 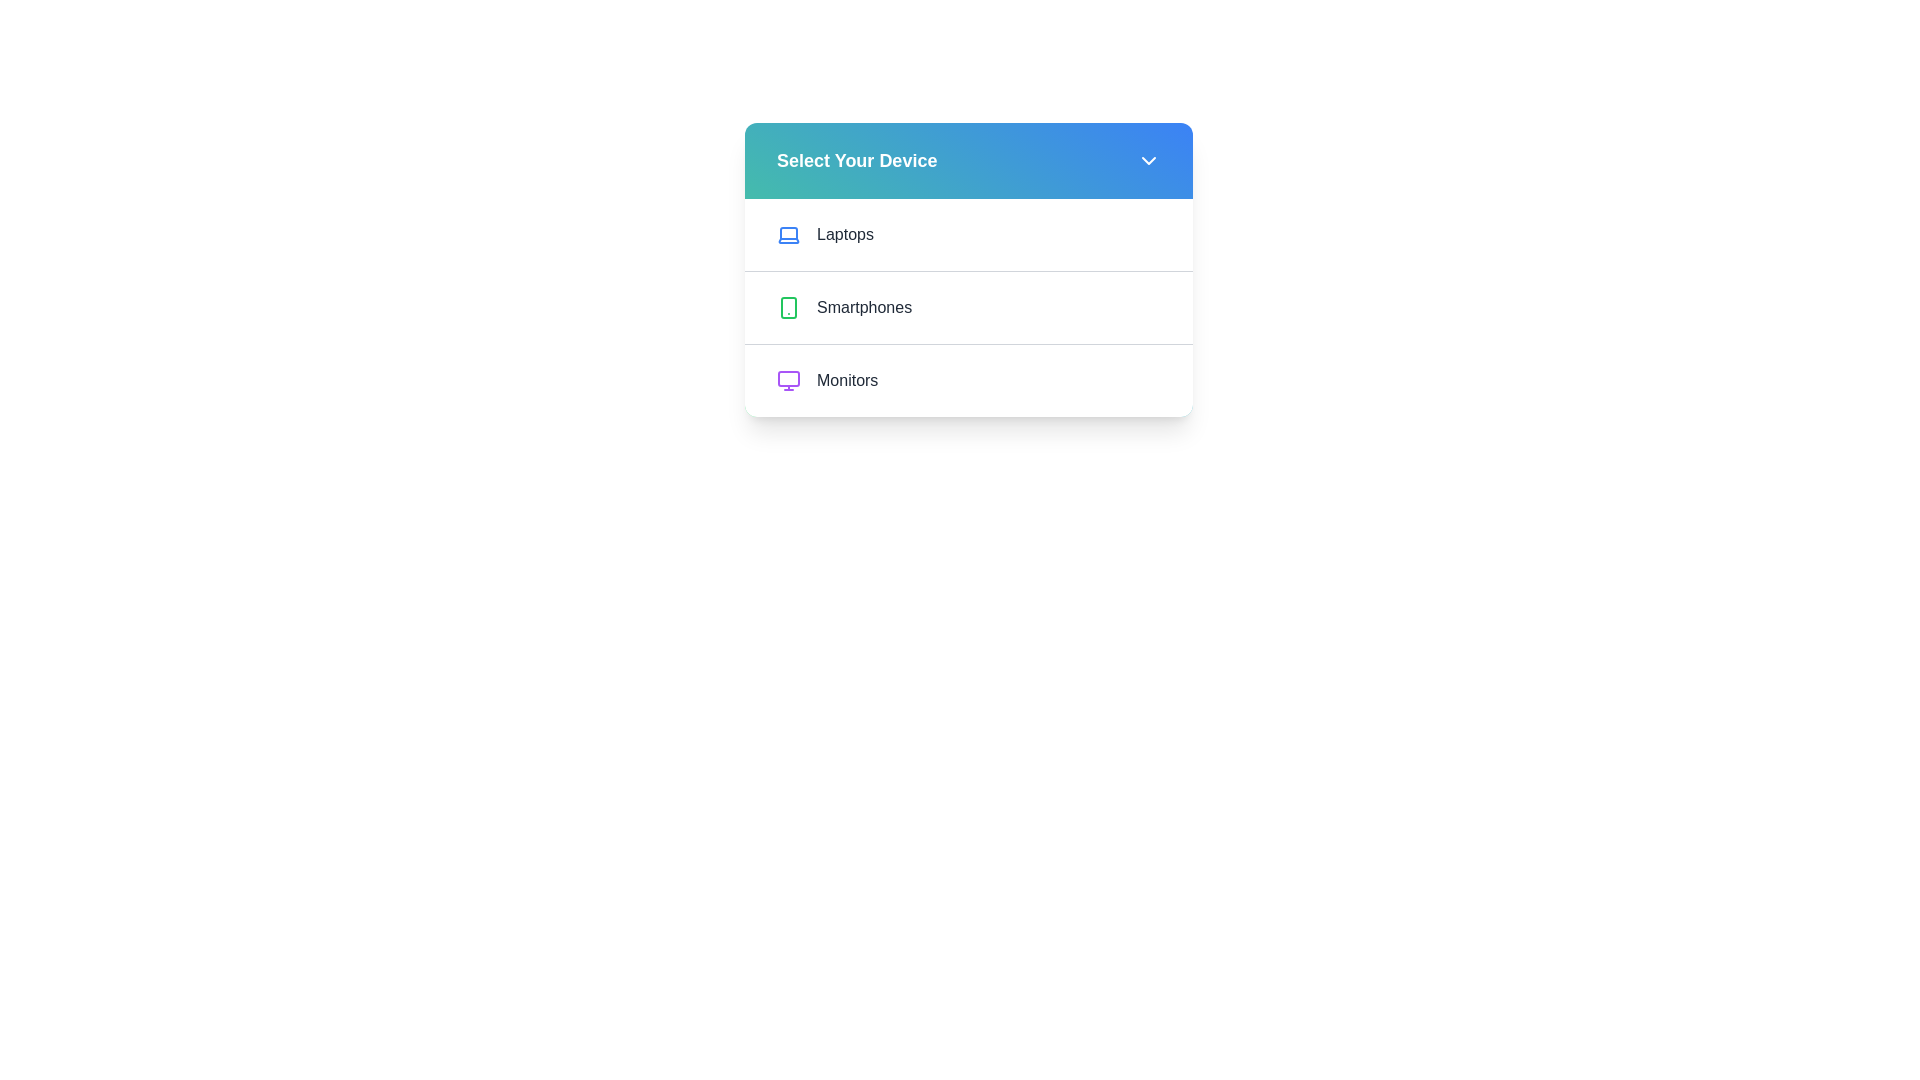 I want to click on the device option Monitors from the dropdown menu, so click(x=969, y=380).